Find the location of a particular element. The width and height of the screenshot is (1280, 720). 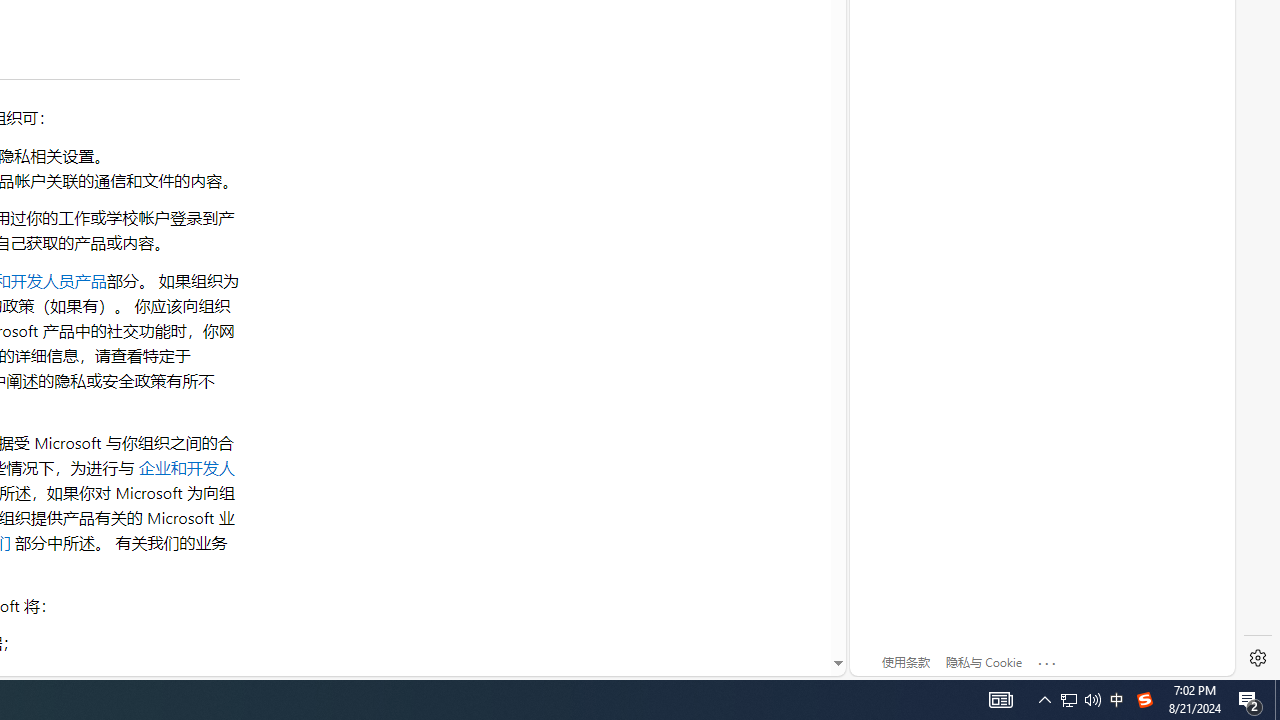

'Tray Input Indicator - Chinese (Simplified, China)' is located at coordinates (1144, 698).